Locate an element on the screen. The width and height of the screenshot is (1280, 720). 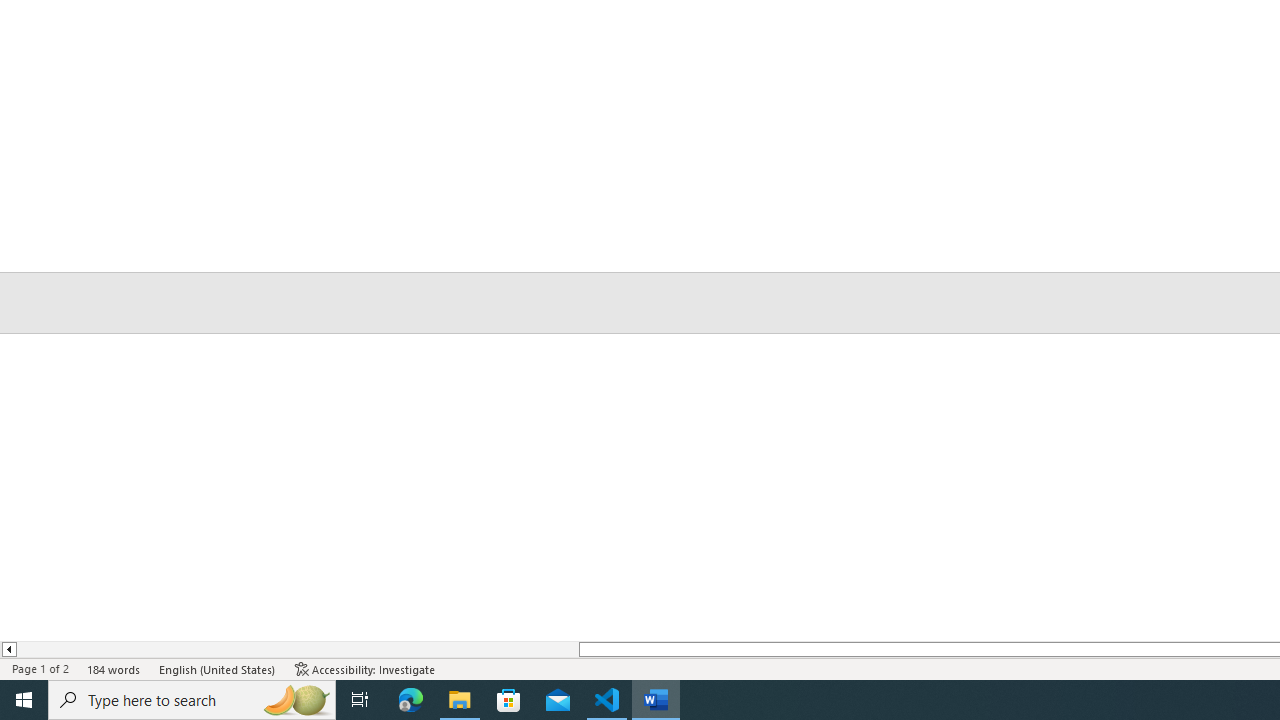
'Microsoft Edge' is located at coordinates (410, 698).